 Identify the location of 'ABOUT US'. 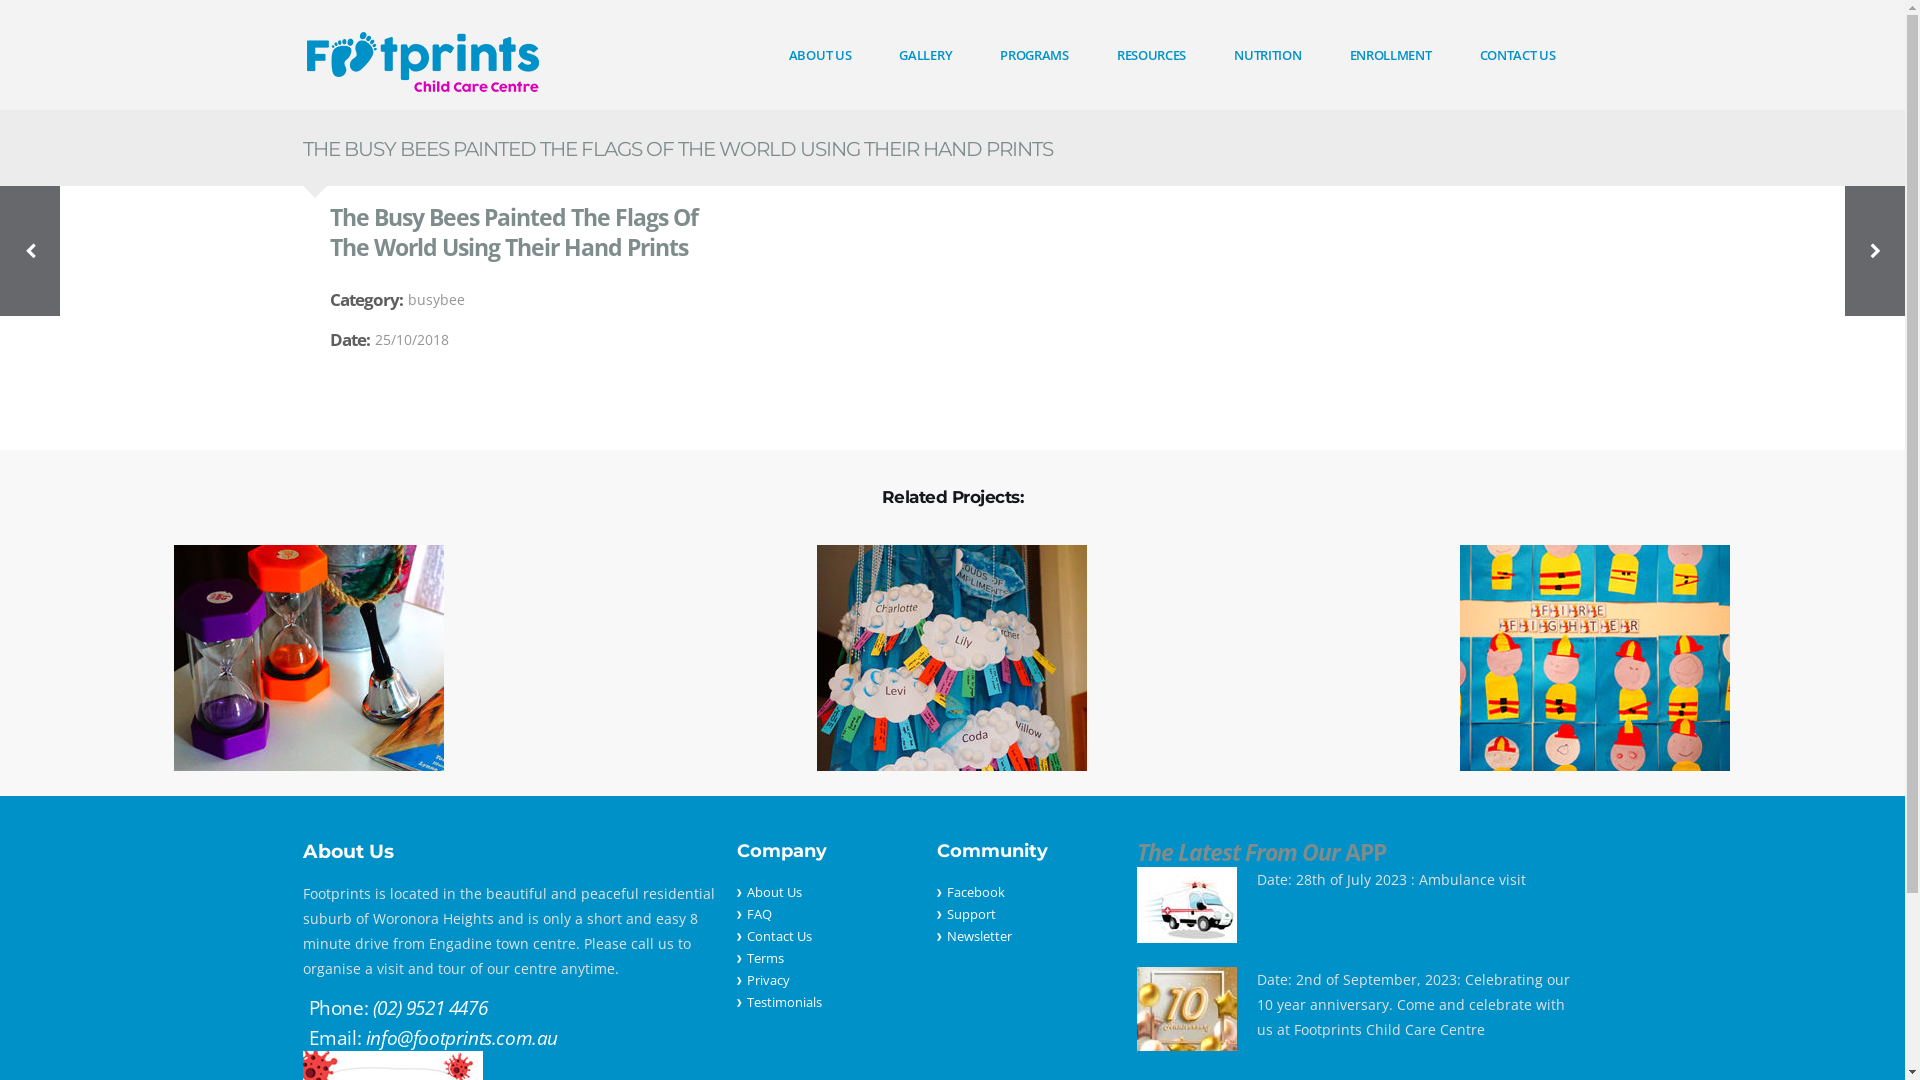
(820, 53).